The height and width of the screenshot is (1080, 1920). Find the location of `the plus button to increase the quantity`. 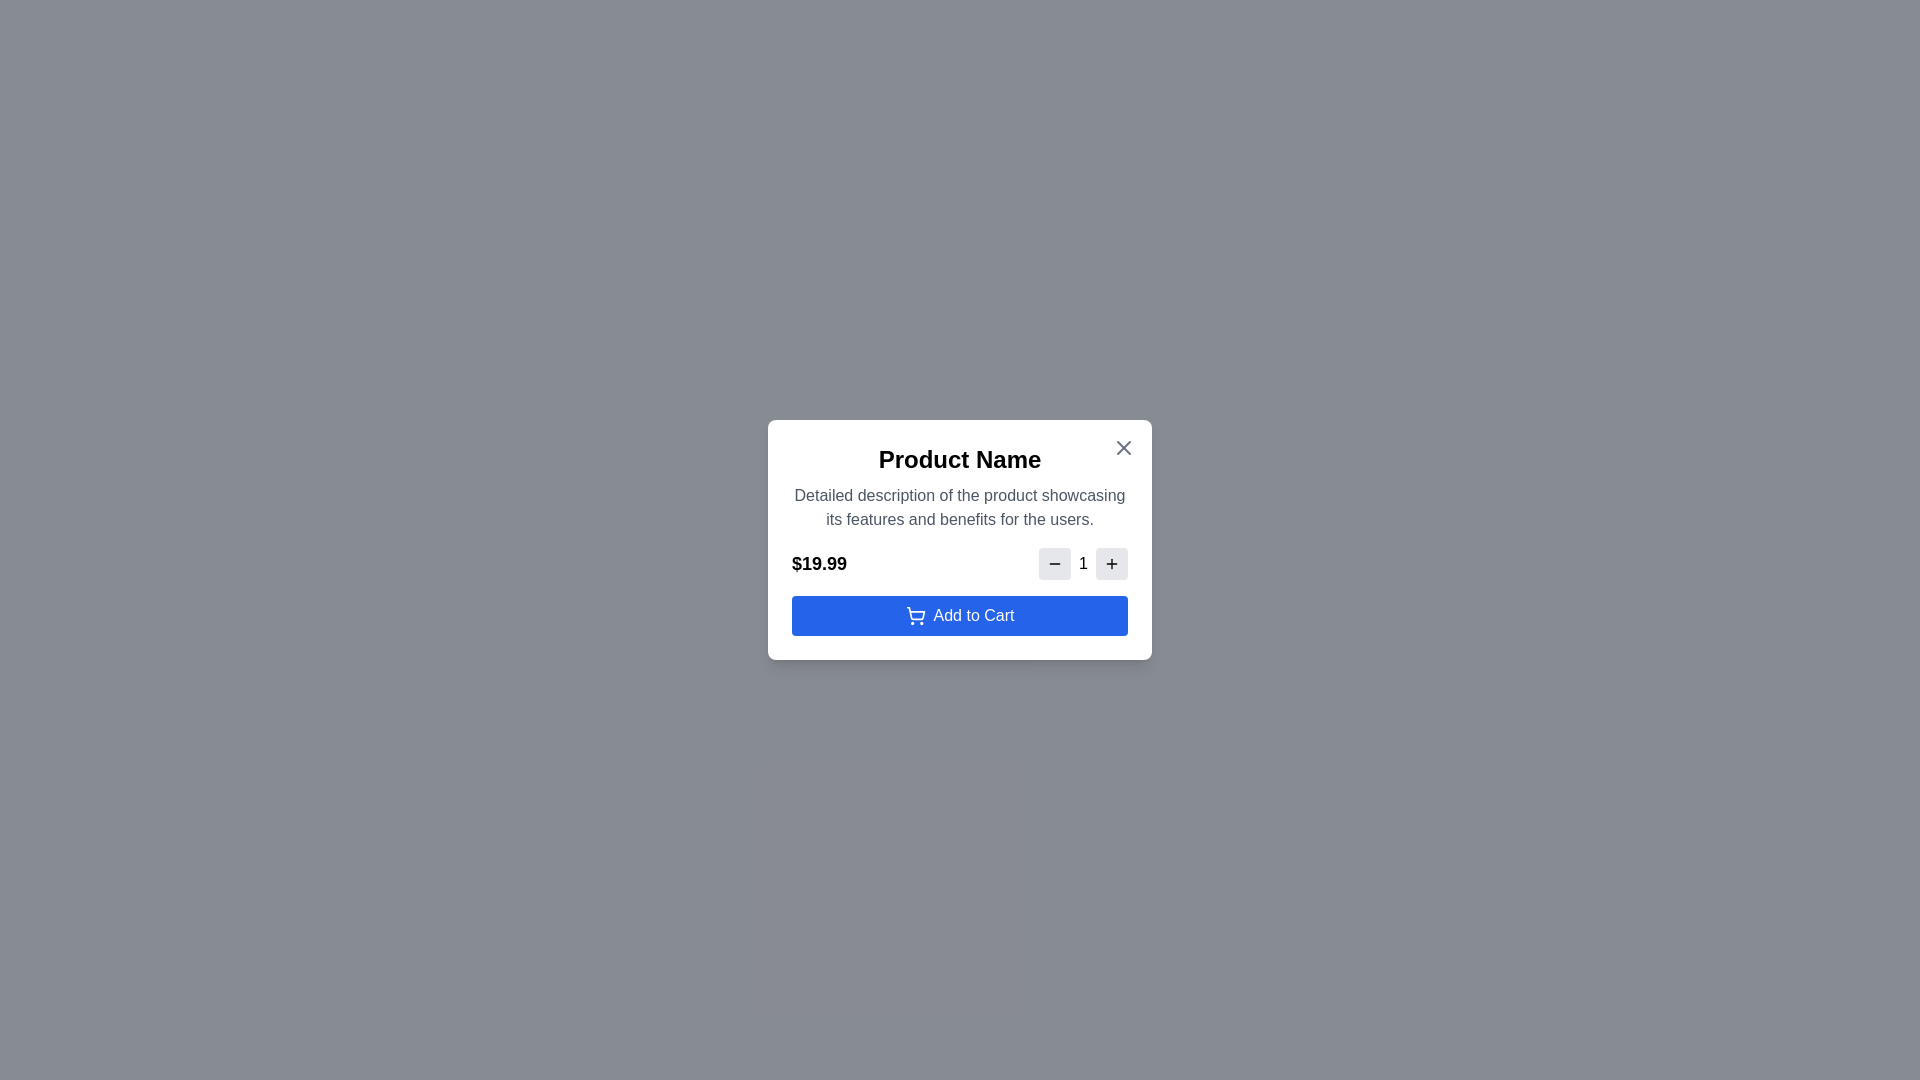

the plus button to increase the quantity is located at coordinates (1111, 563).